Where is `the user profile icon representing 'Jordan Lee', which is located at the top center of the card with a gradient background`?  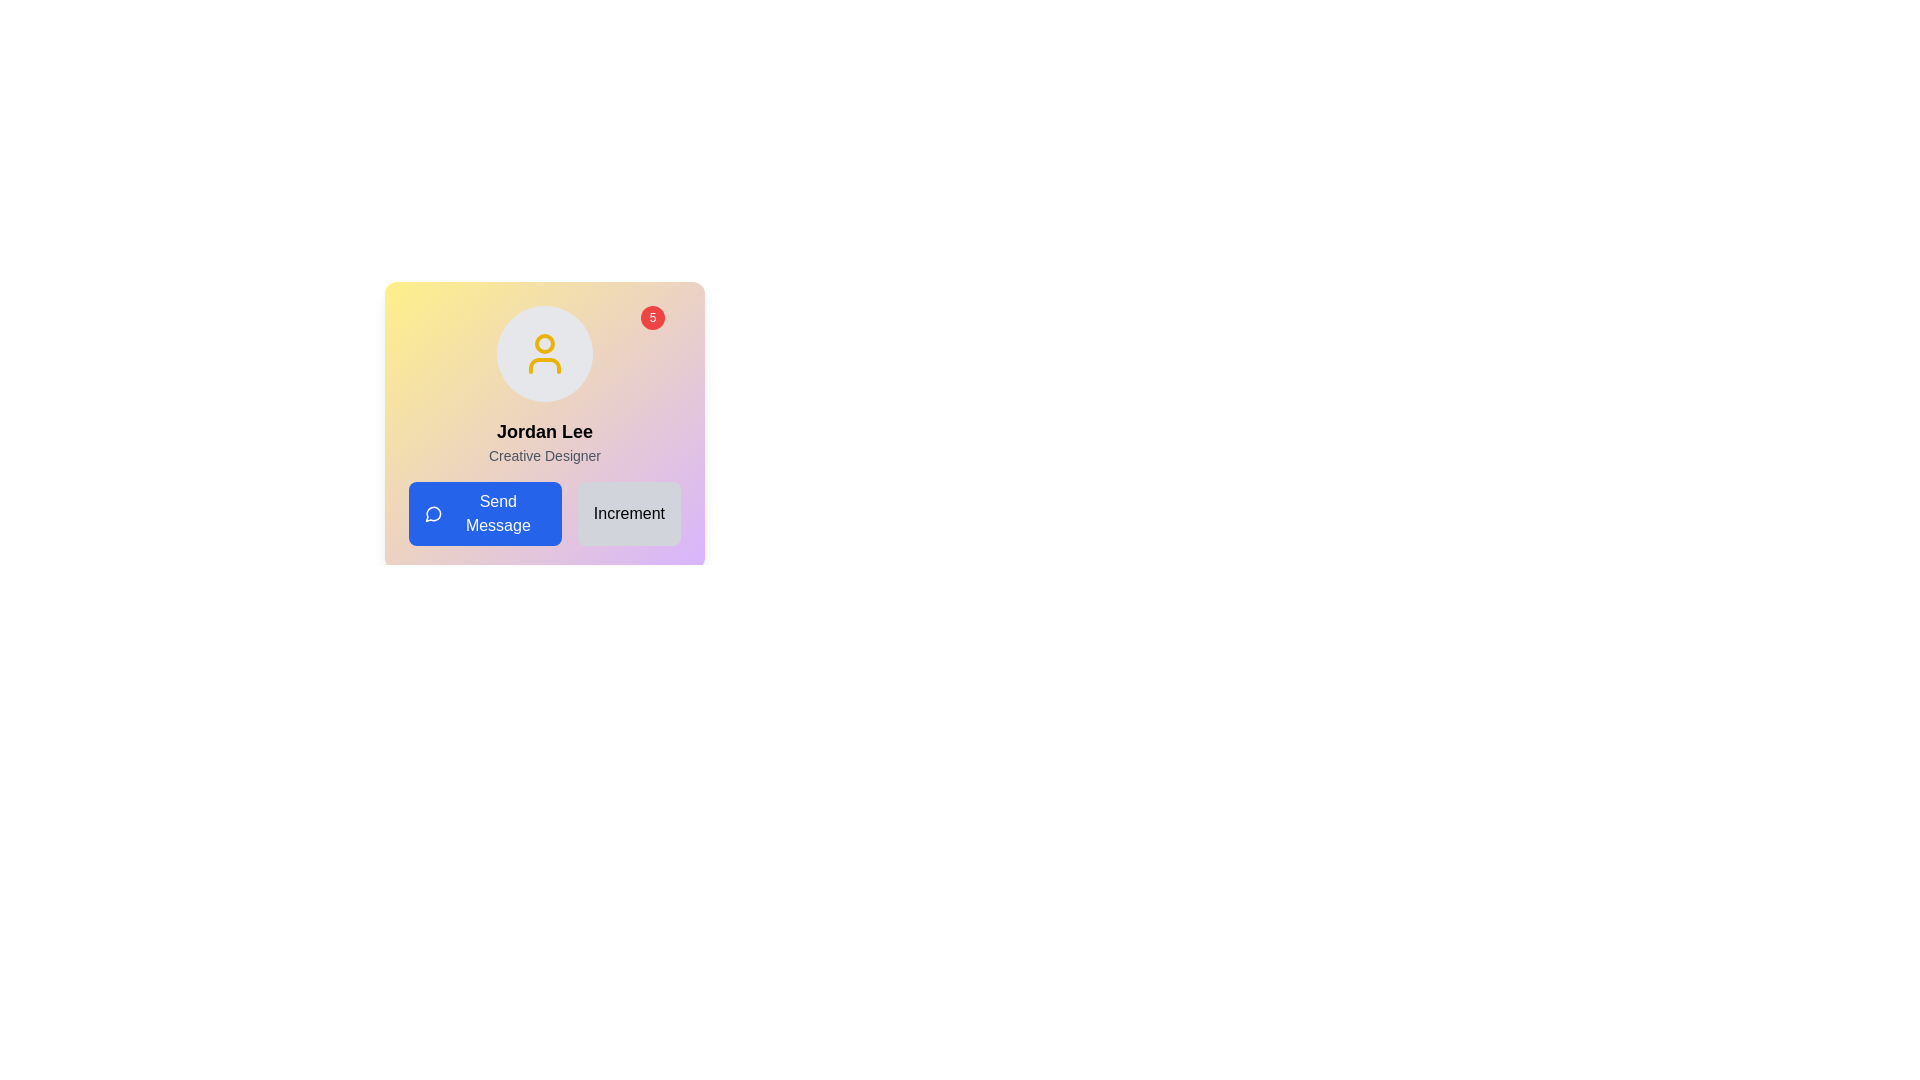
the user profile icon representing 'Jordan Lee', which is located at the top center of the card with a gradient background is located at coordinates (545, 353).